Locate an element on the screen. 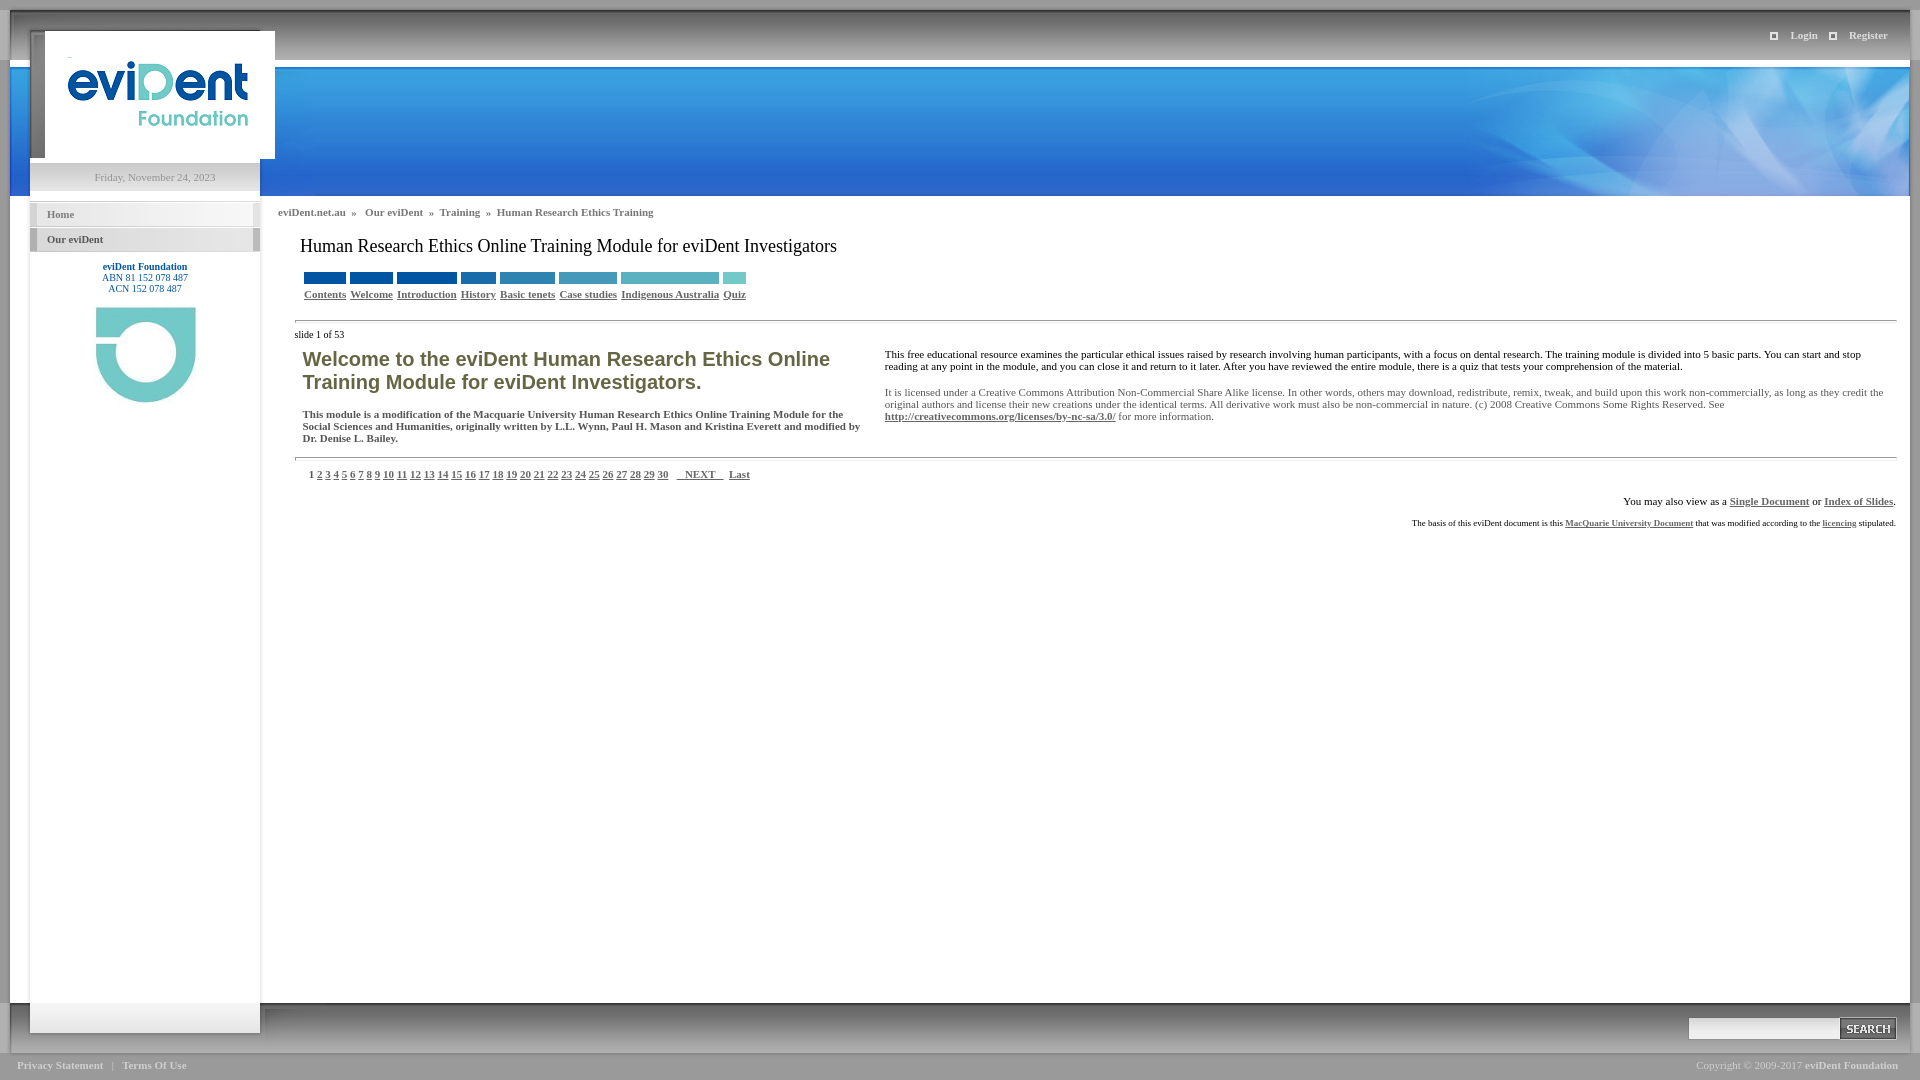  'History' is located at coordinates (477, 293).